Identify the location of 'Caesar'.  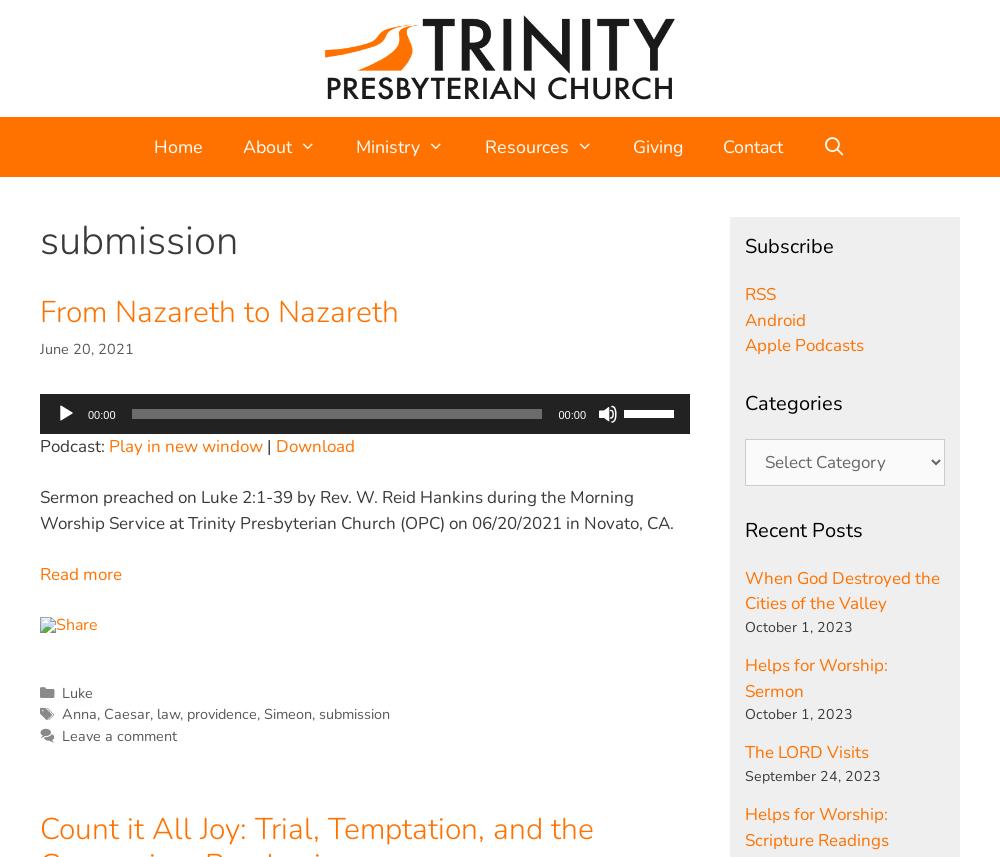
(102, 713).